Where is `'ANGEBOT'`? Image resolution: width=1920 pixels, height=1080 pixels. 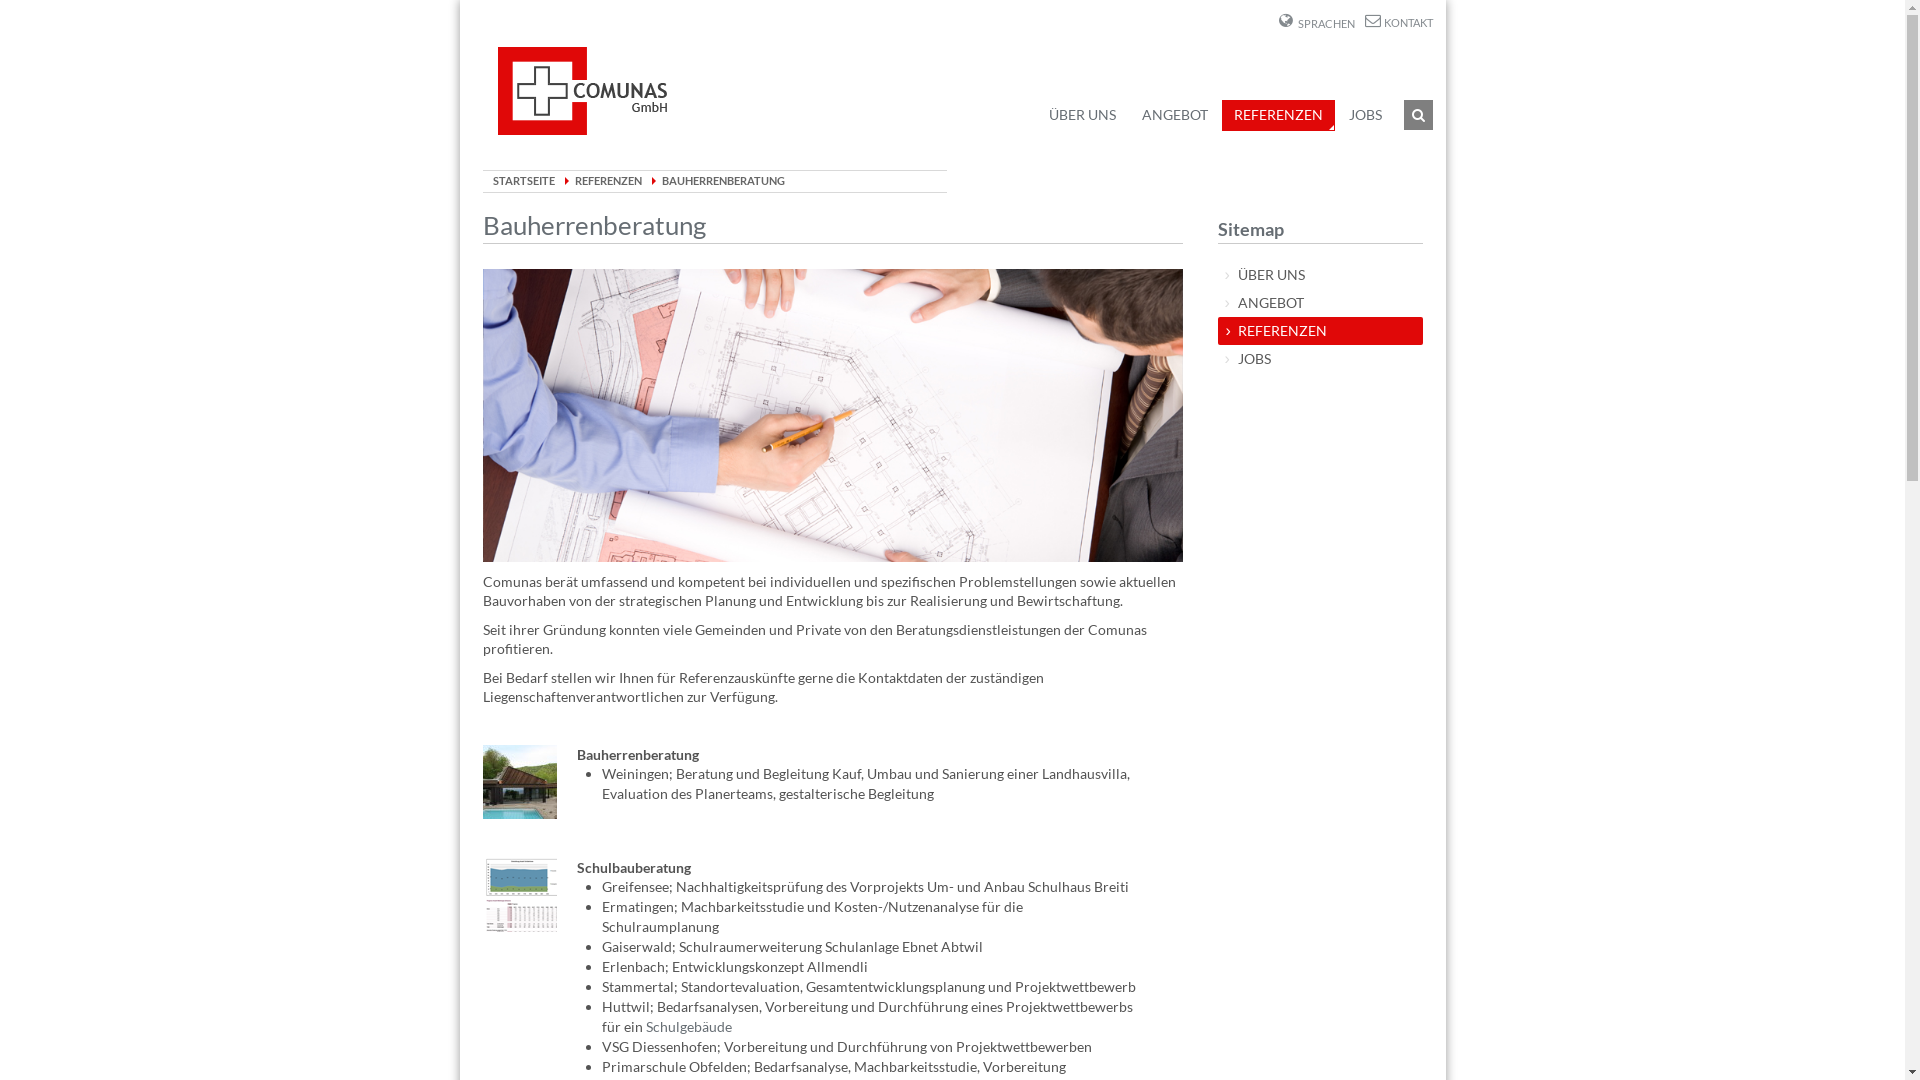 'ANGEBOT' is located at coordinates (1320, 303).